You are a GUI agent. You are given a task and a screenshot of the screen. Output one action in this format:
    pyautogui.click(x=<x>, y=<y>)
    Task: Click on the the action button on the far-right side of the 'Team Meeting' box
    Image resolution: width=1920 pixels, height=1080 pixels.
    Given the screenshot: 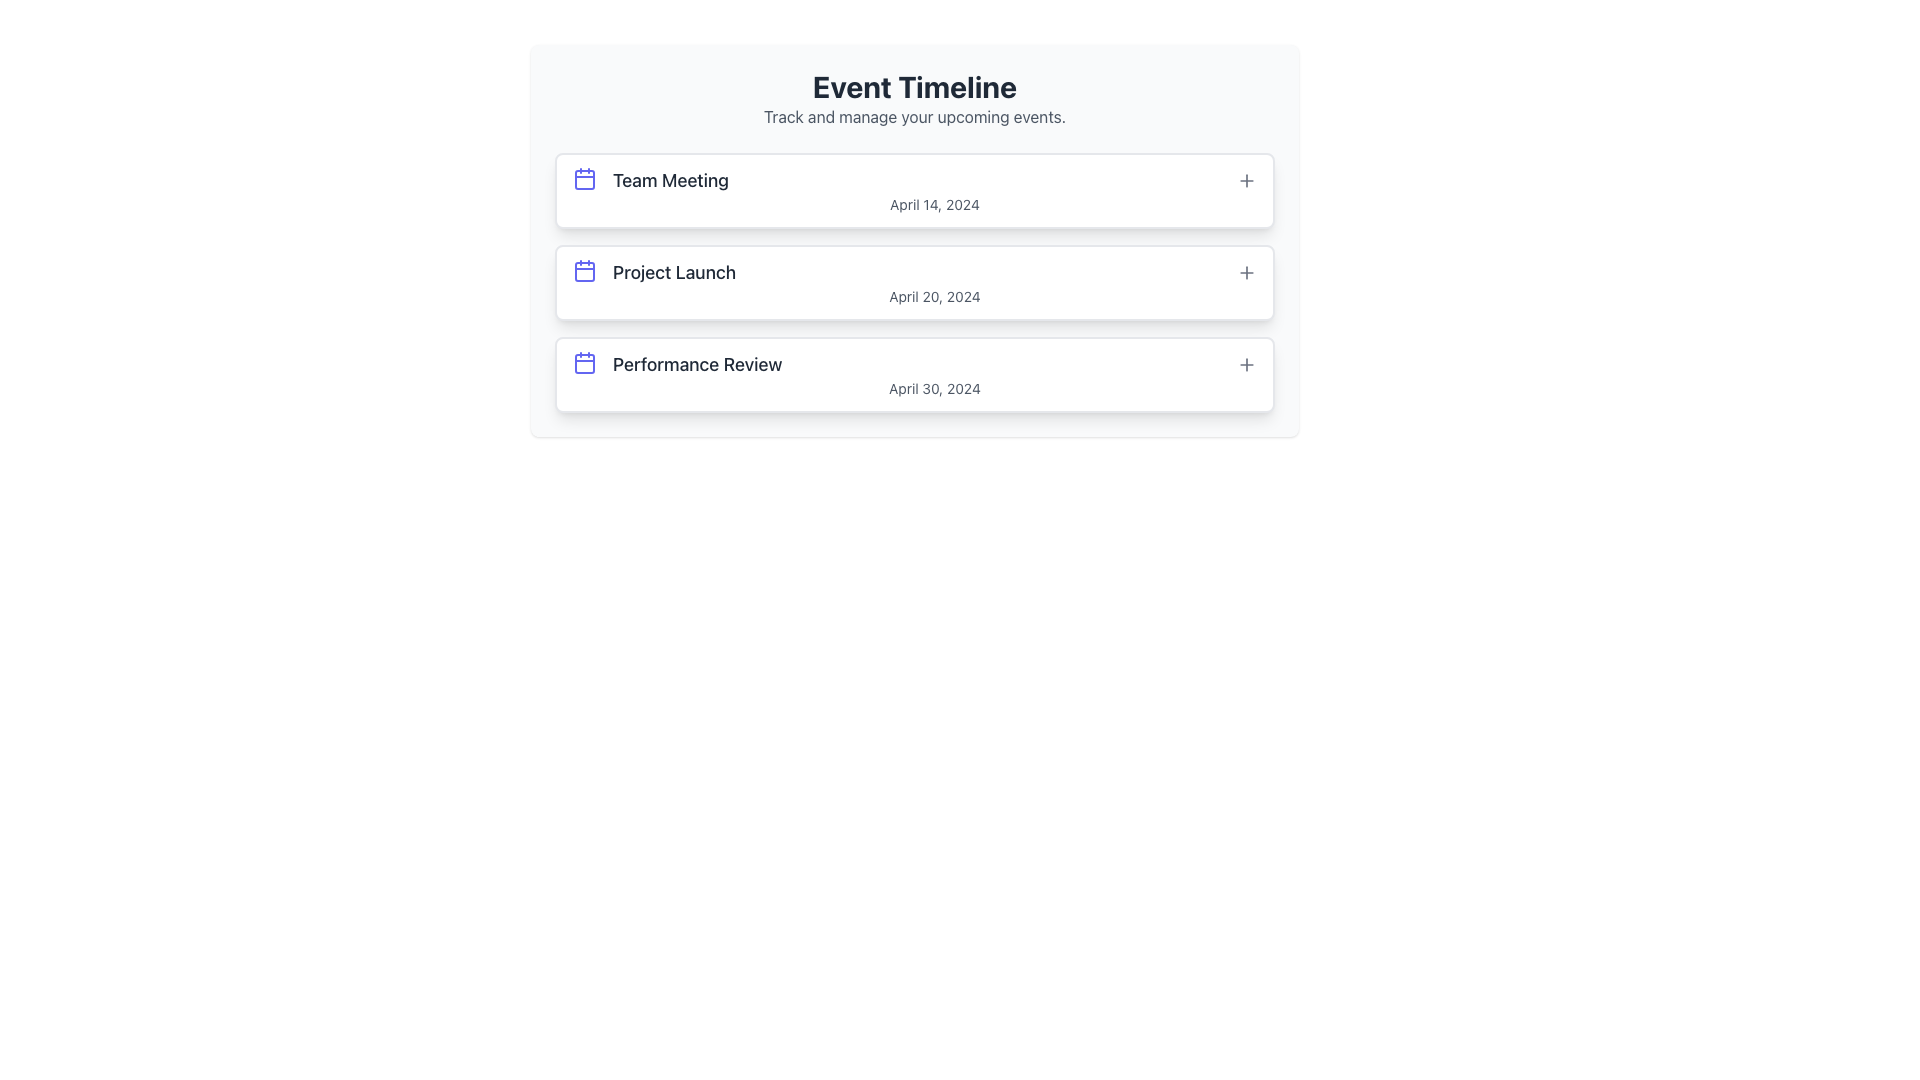 What is the action you would take?
    pyautogui.click(x=1246, y=181)
    